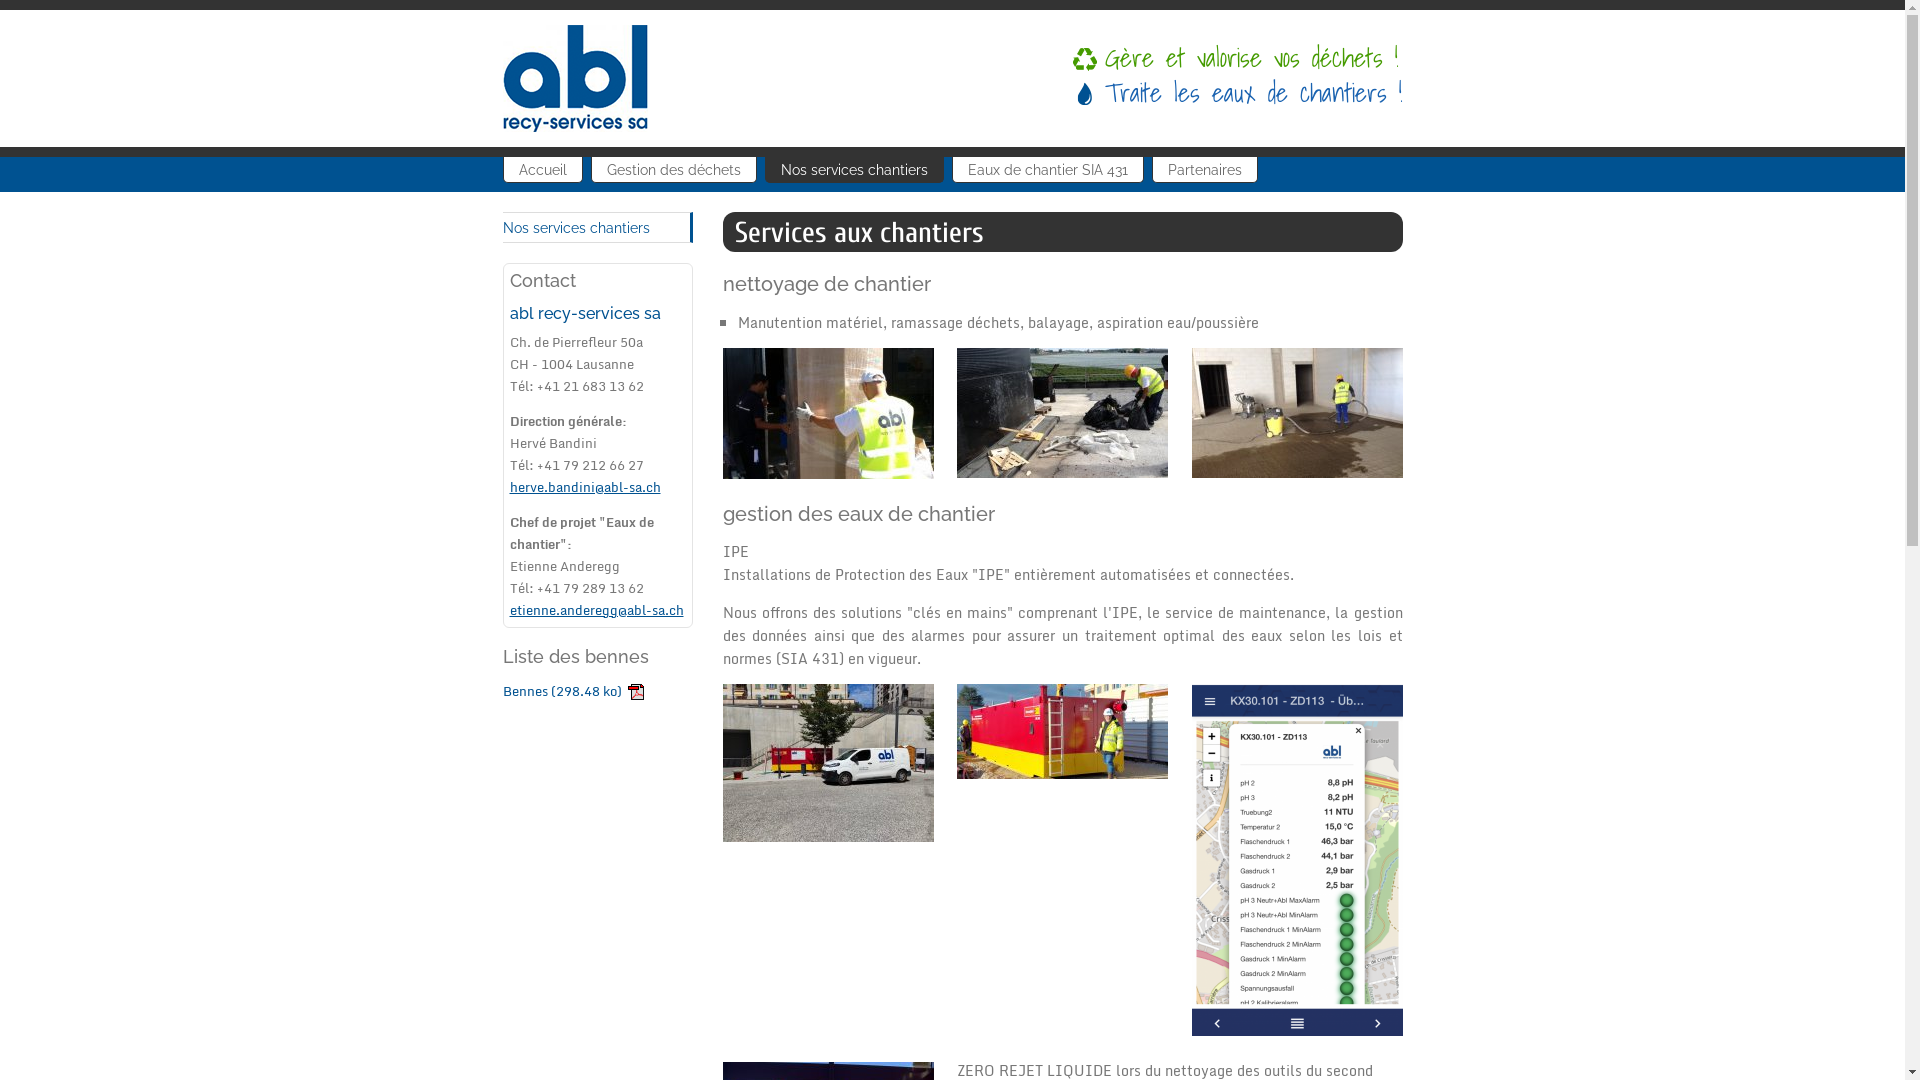 The image size is (1920, 1080). What do you see at coordinates (1203, 168) in the screenshot?
I see `'Partenaires'` at bounding box center [1203, 168].